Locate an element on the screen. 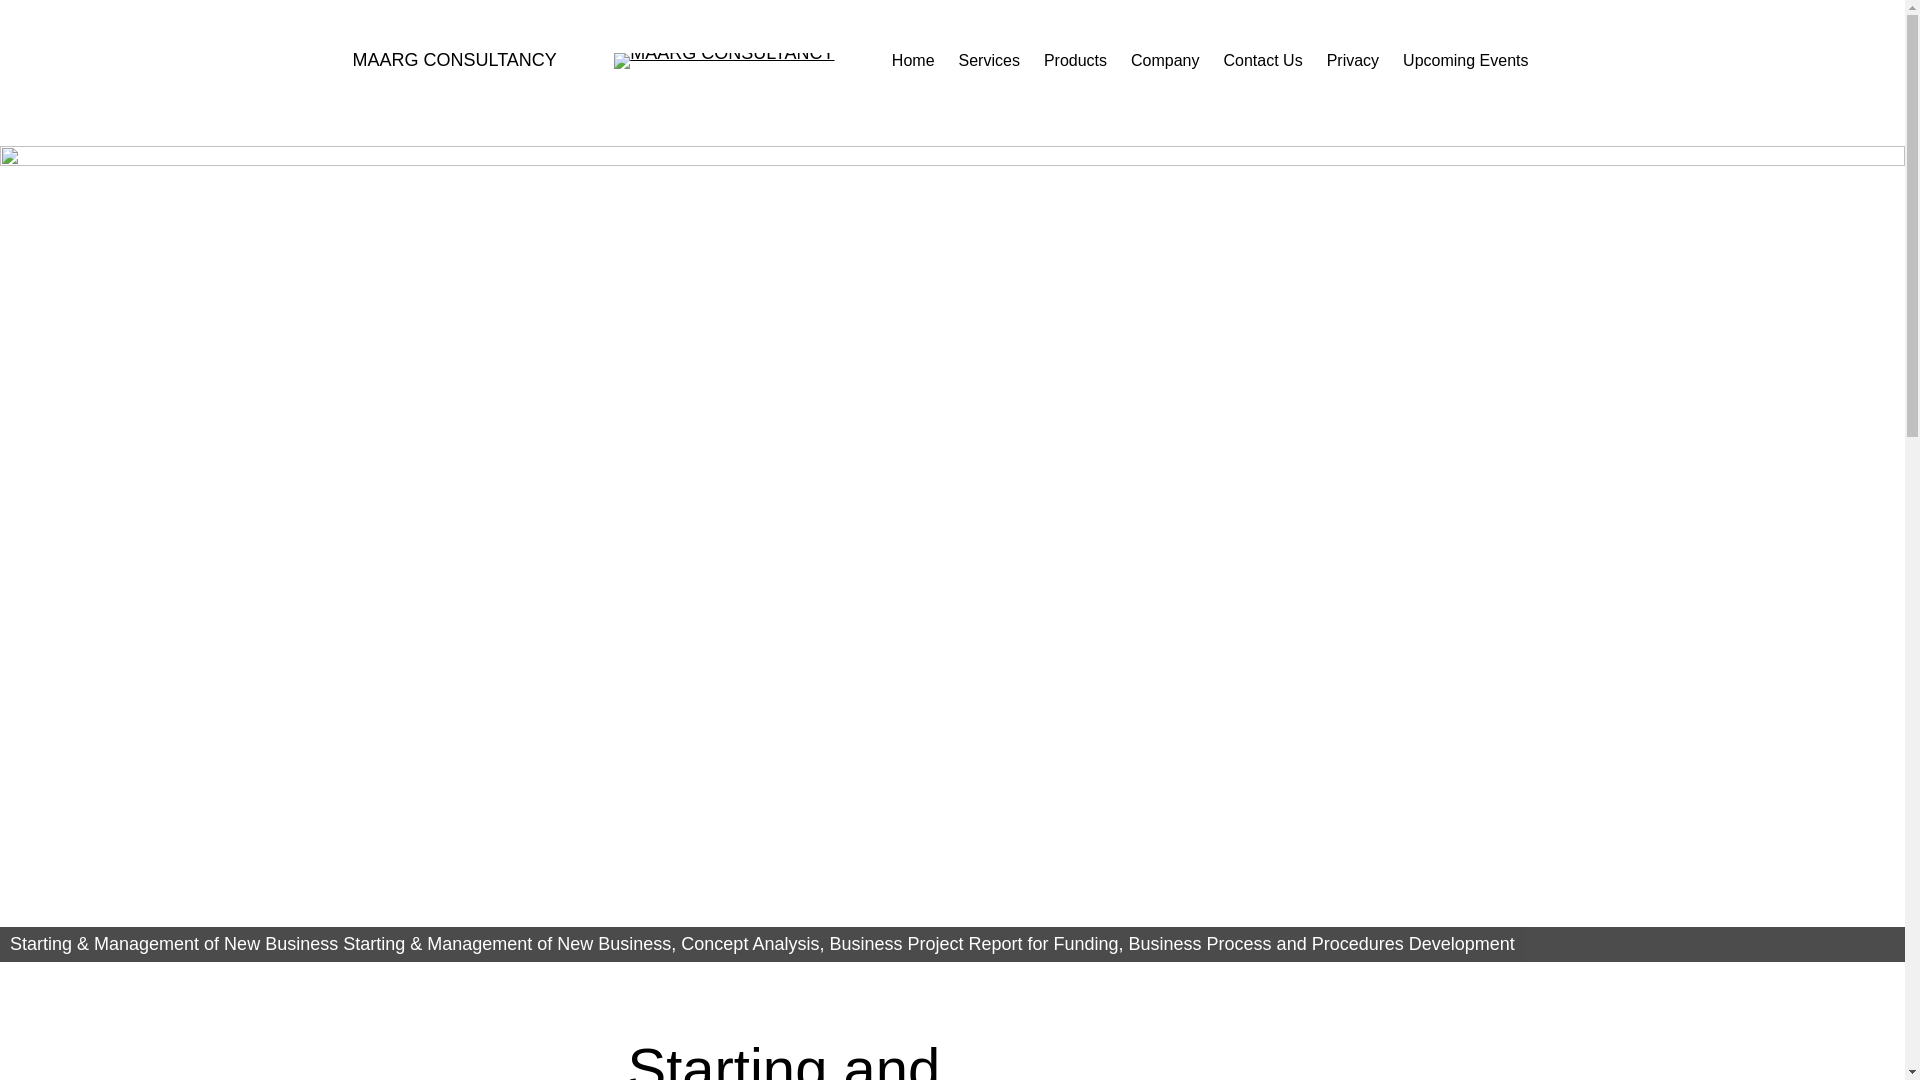 Image resolution: width=1920 pixels, height=1080 pixels. 'Services' is located at coordinates (989, 60).